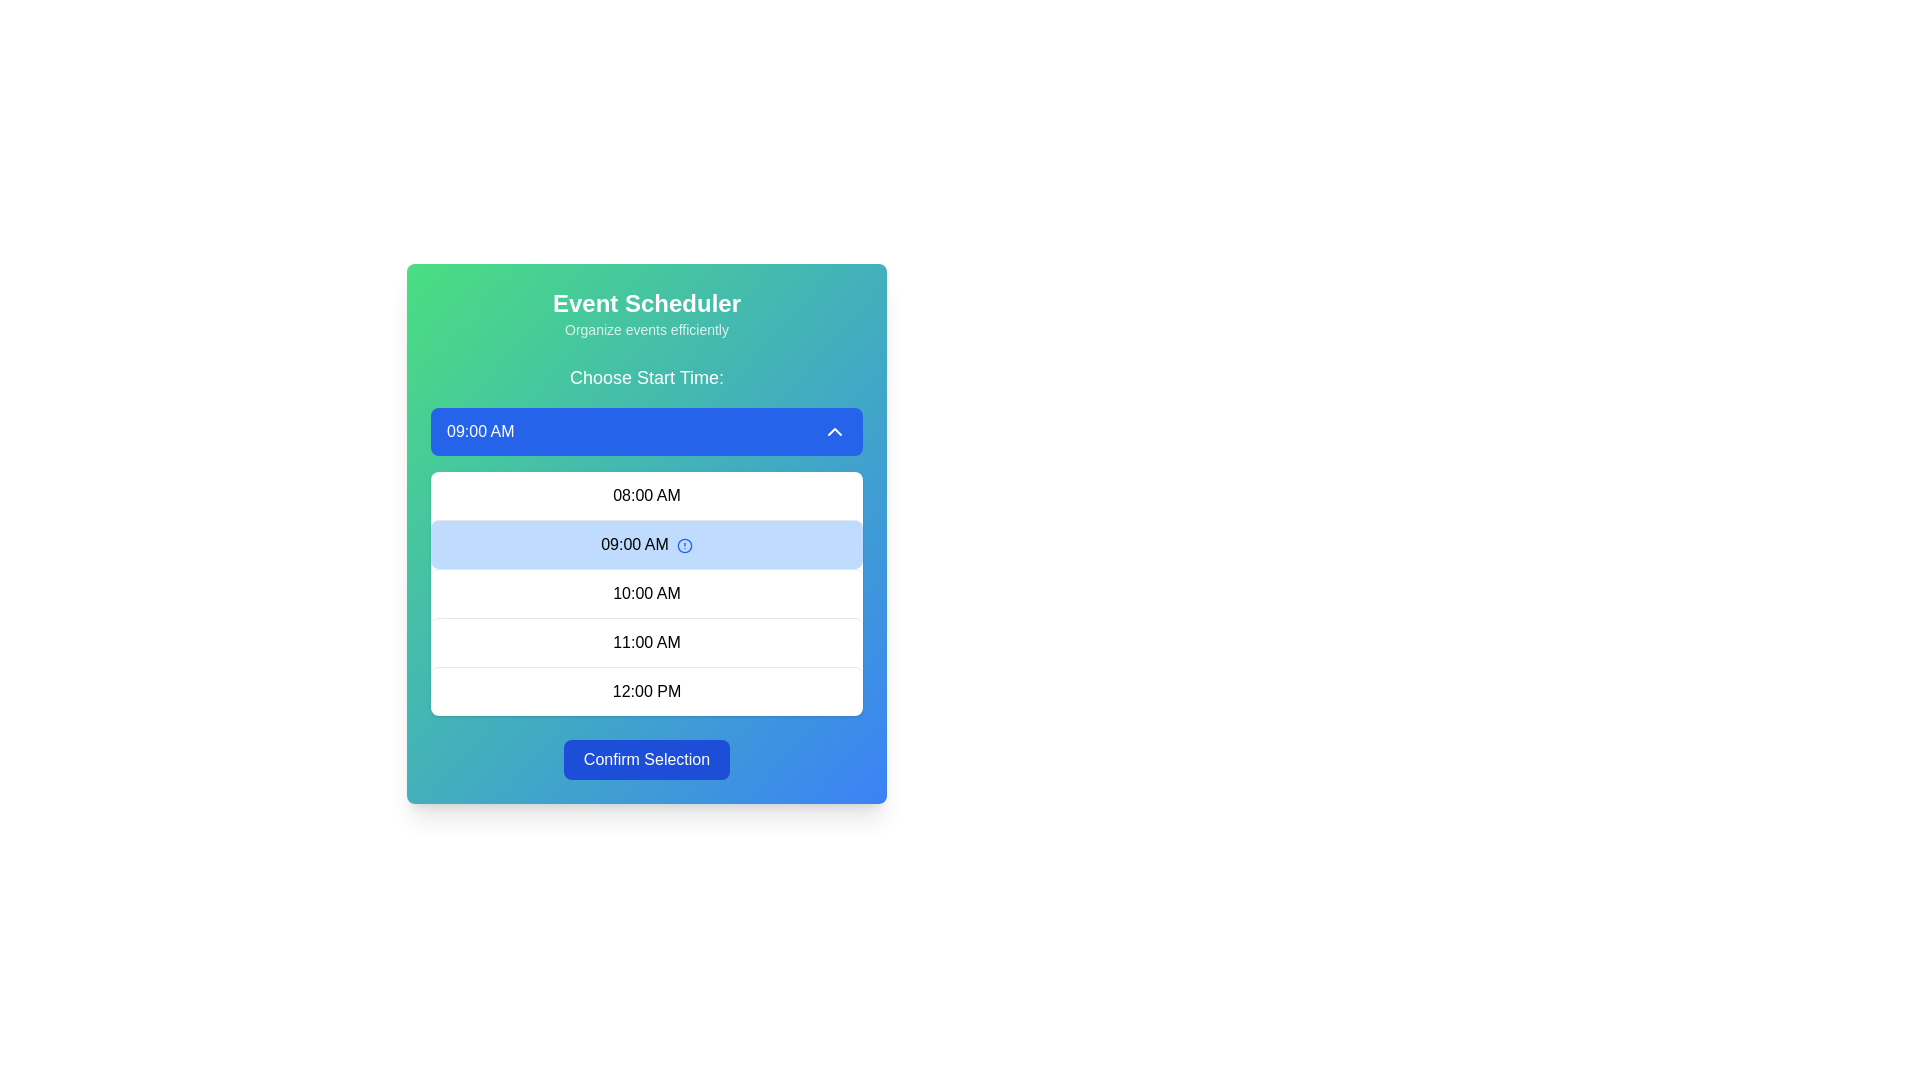 The width and height of the screenshot is (1920, 1080). I want to click on the 'Confirm Selection' button with blue background and white text, so click(647, 759).